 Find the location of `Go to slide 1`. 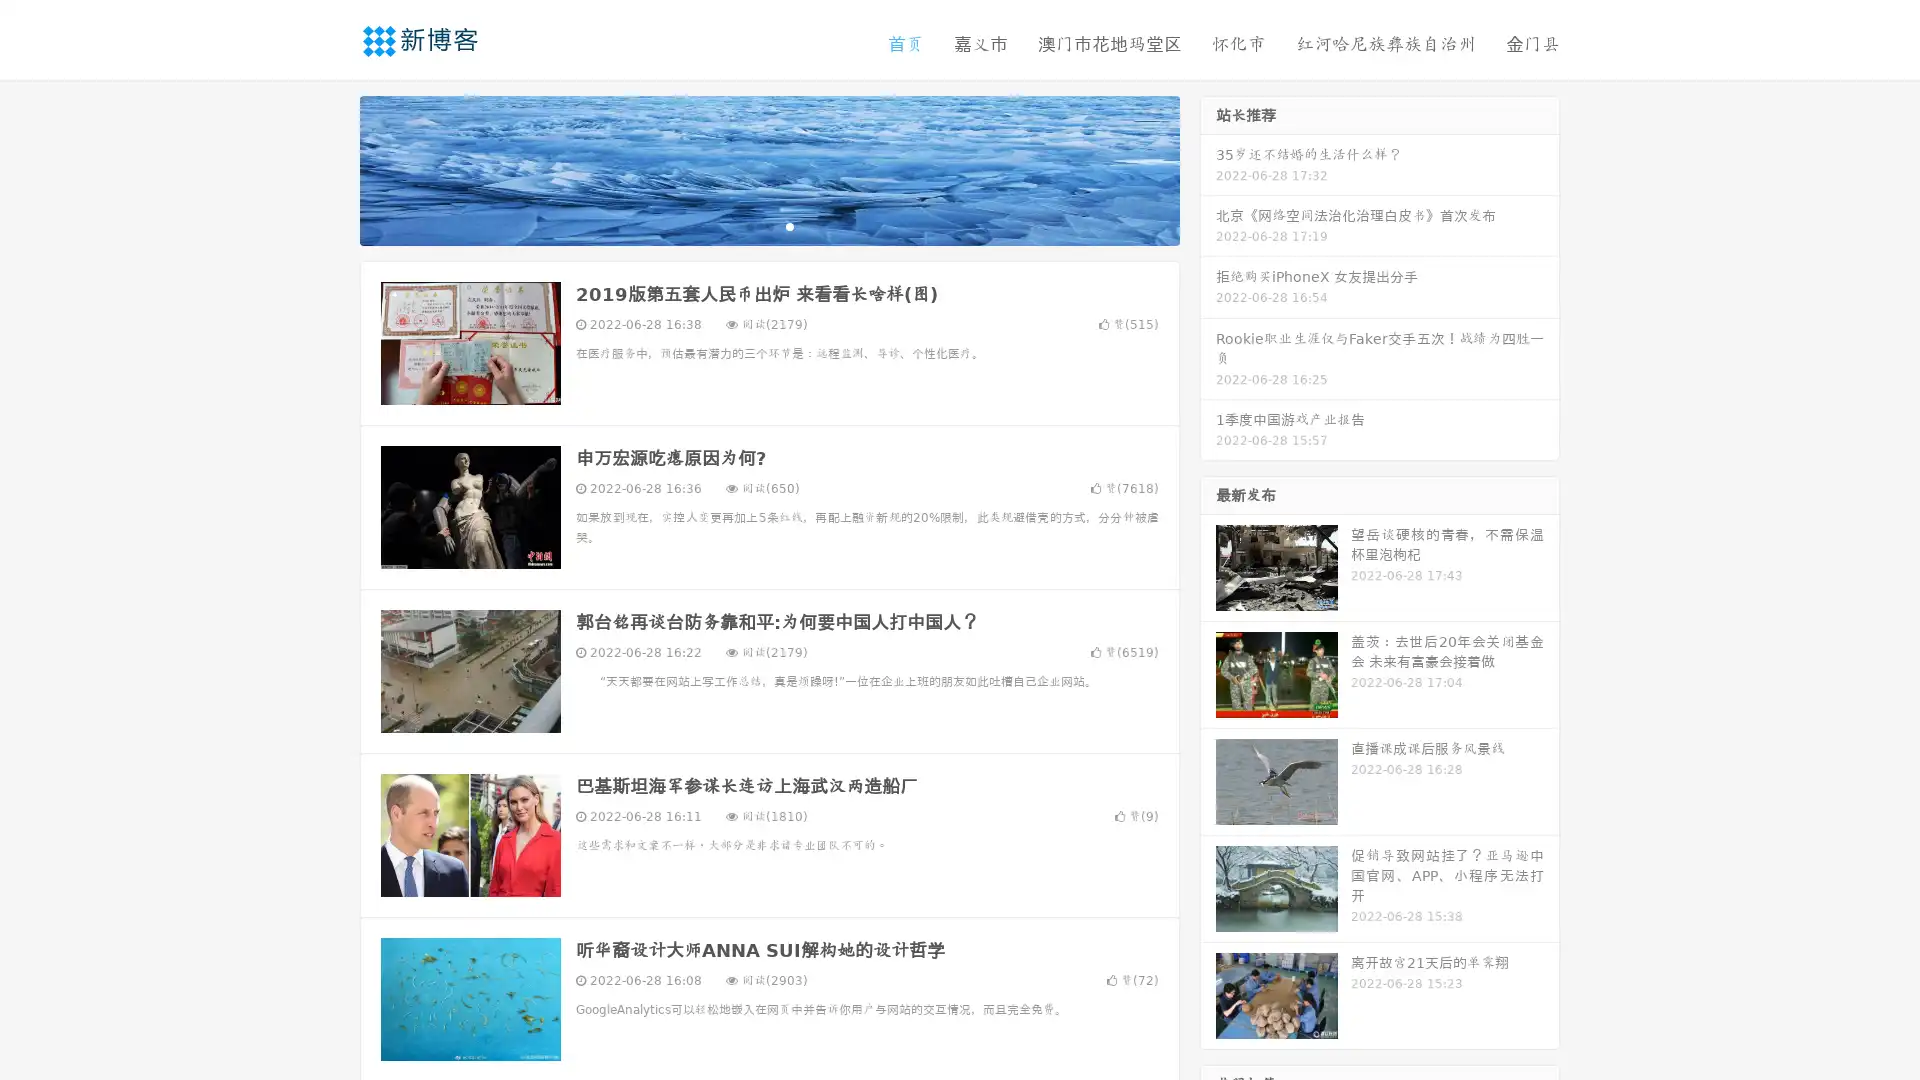

Go to slide 1 is located at coordinates (748, 225).